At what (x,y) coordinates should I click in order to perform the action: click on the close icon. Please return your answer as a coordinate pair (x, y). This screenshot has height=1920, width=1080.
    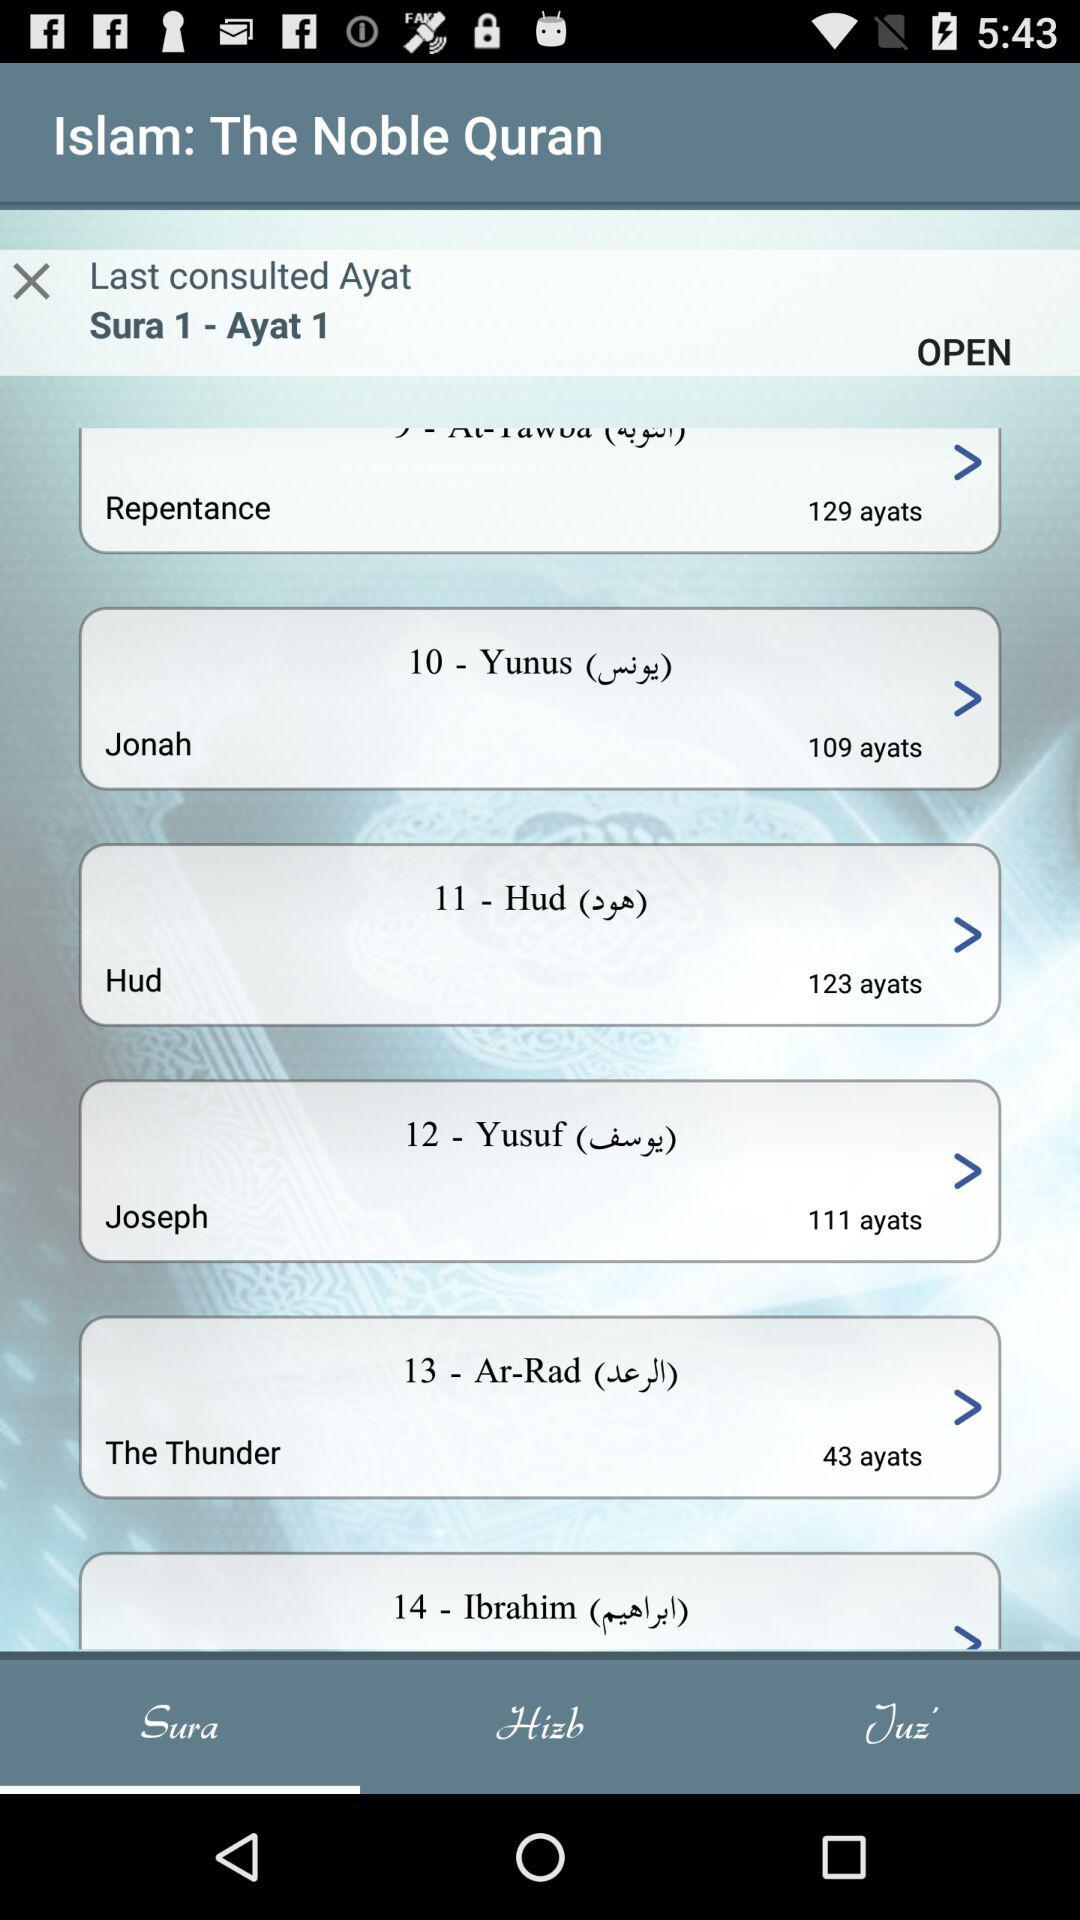
    Looking at the image, I should click on (31, 300).